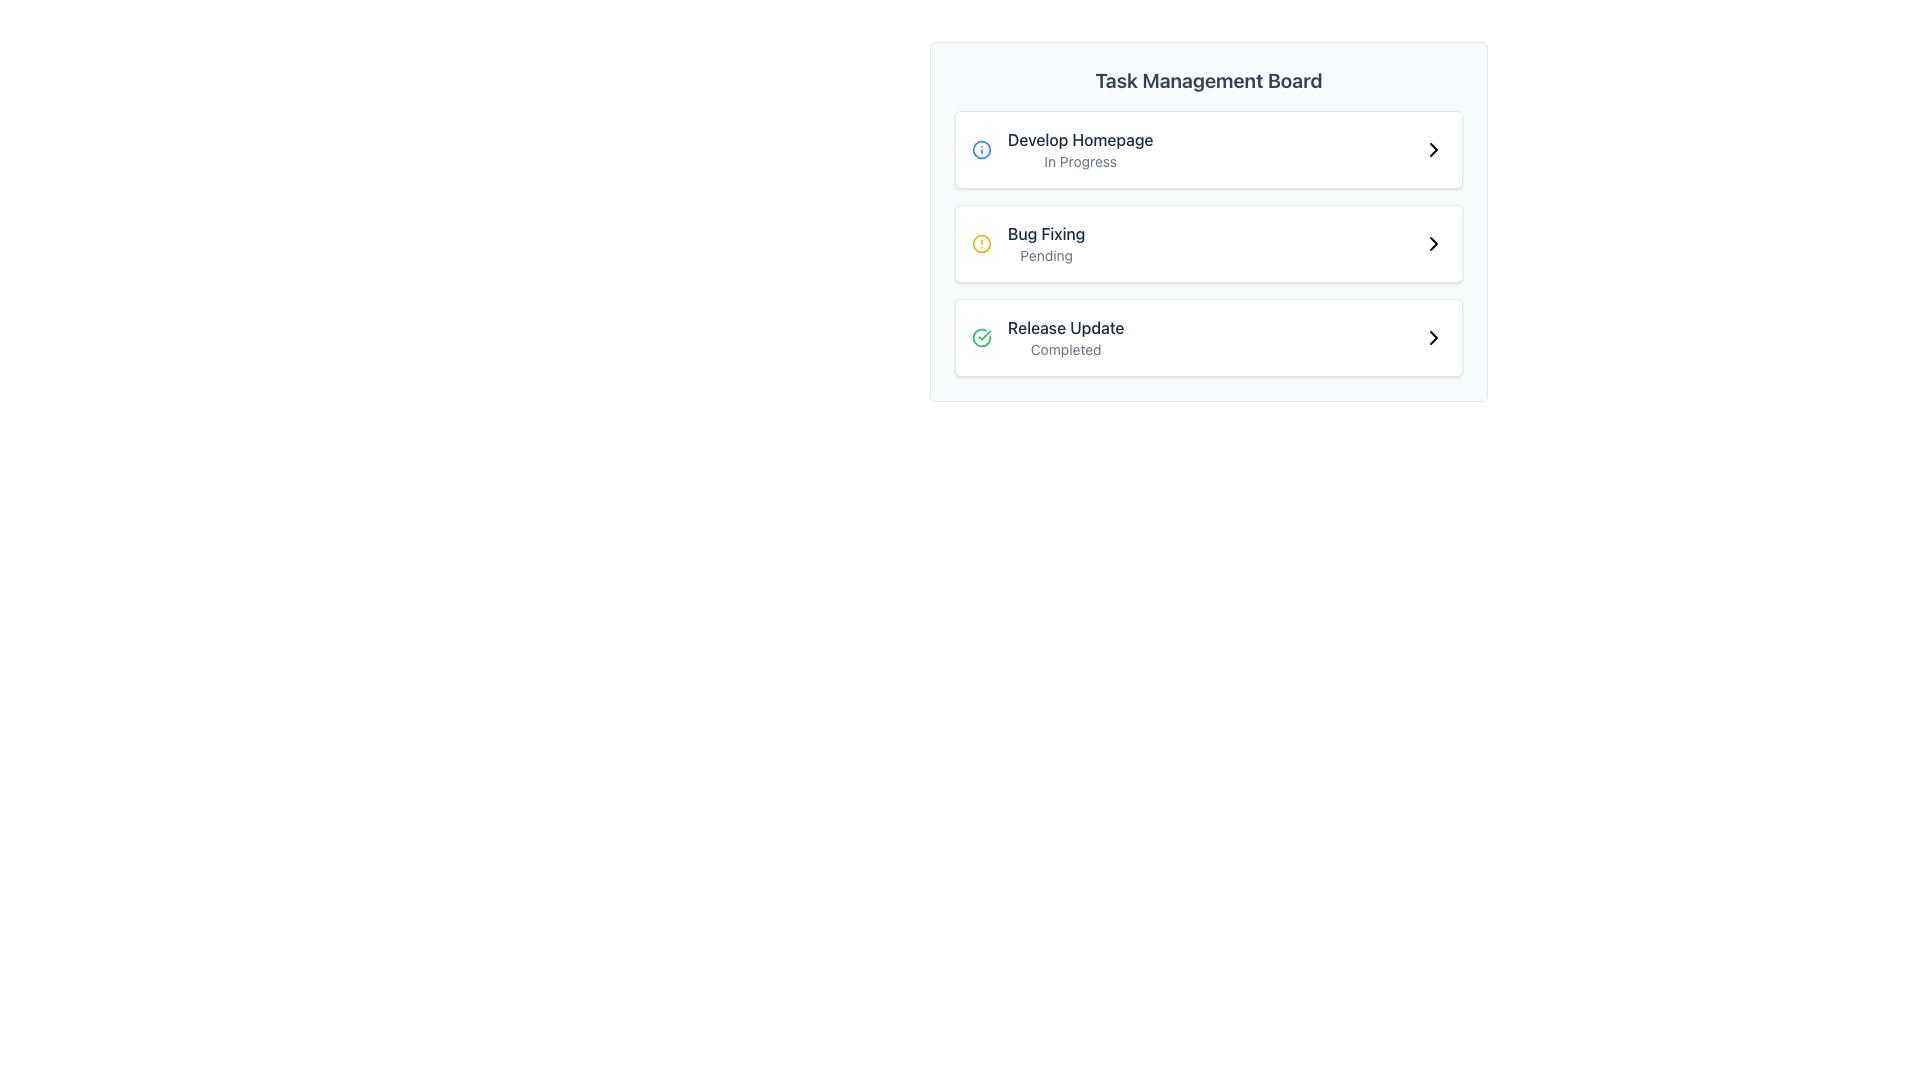 The image size is (1920, 1080). Describe the element at coordinates (1028, 242) in the screenshot. I see `the Information Element displaying a yellow circular icon with an exclamation mark, titled 'Bug Fixing' with subtitle 'Pending', located in the middle row of the task management board UI` at that location.